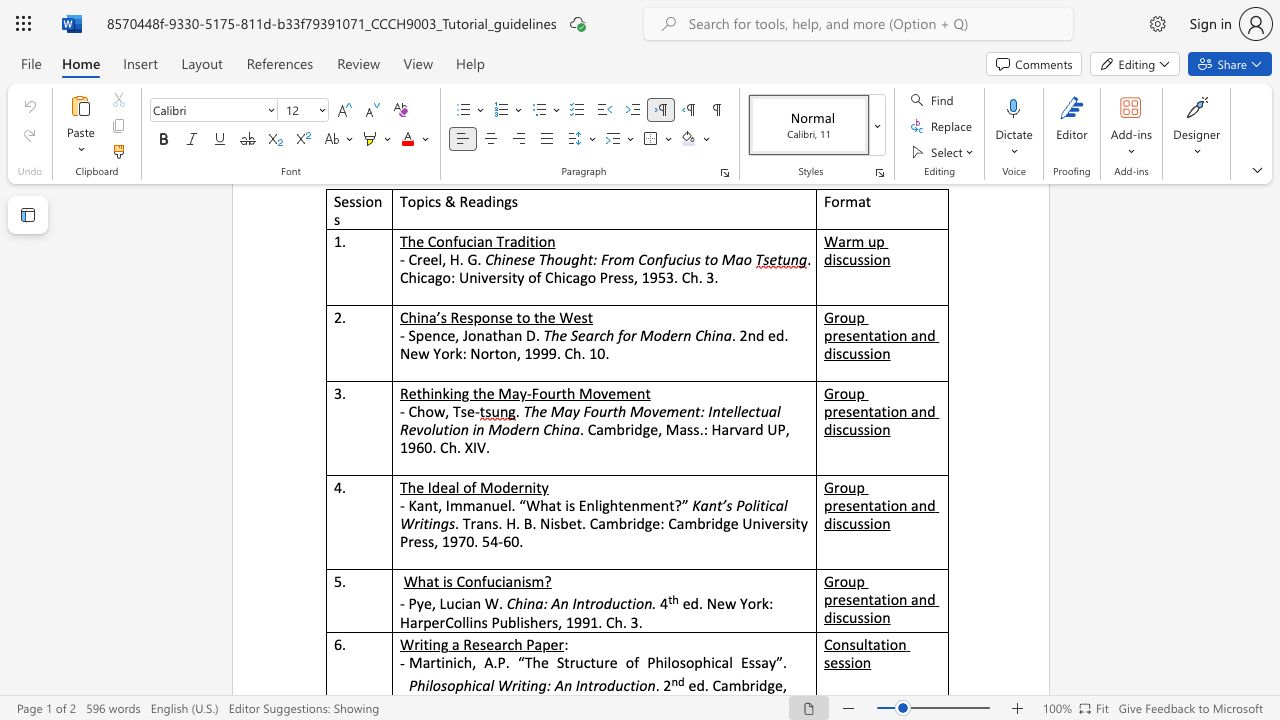 The image size is (1280, 720). I want to click on the subset text "oph" within the text "Philosophical Writing: An Introduction", so click(446, 684).